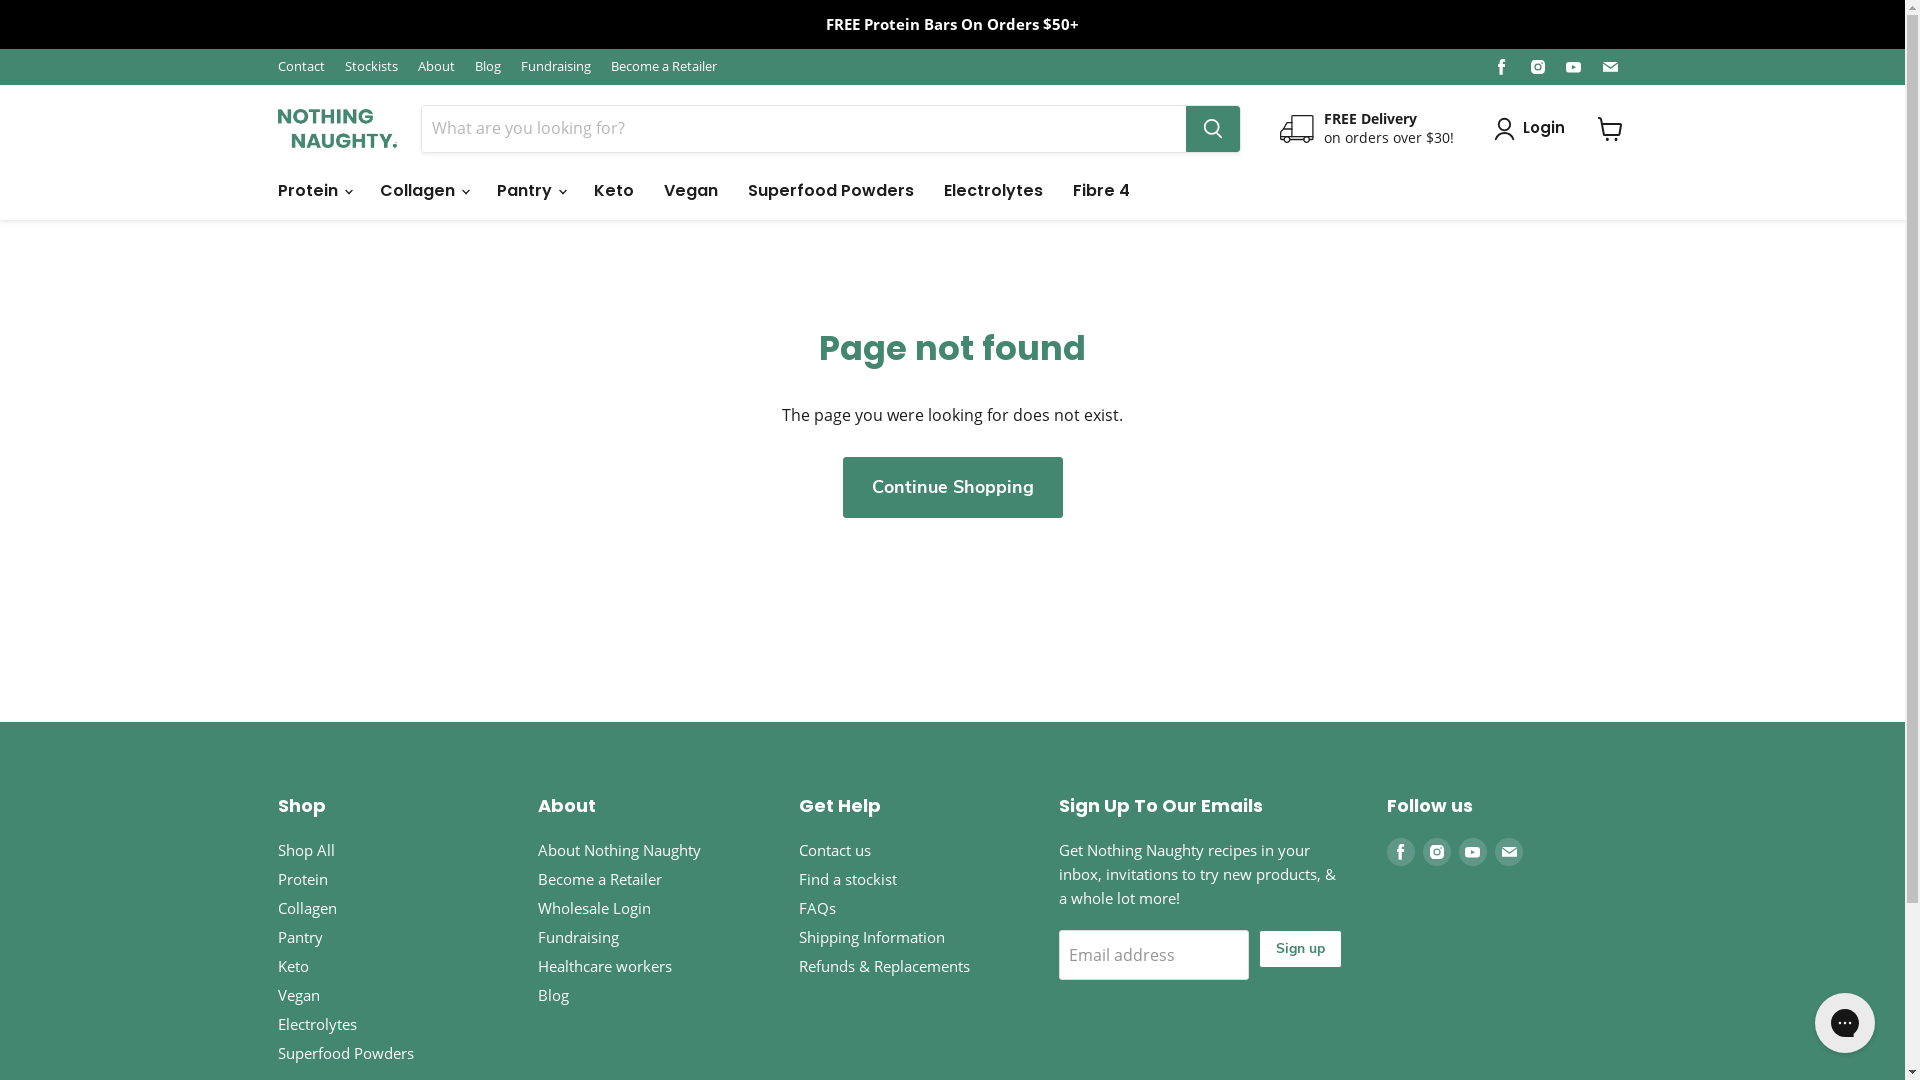  What do you see at coordinates (292, 964) in the screenshot?
I see `'Keto'` at bounding box center [292, 964].